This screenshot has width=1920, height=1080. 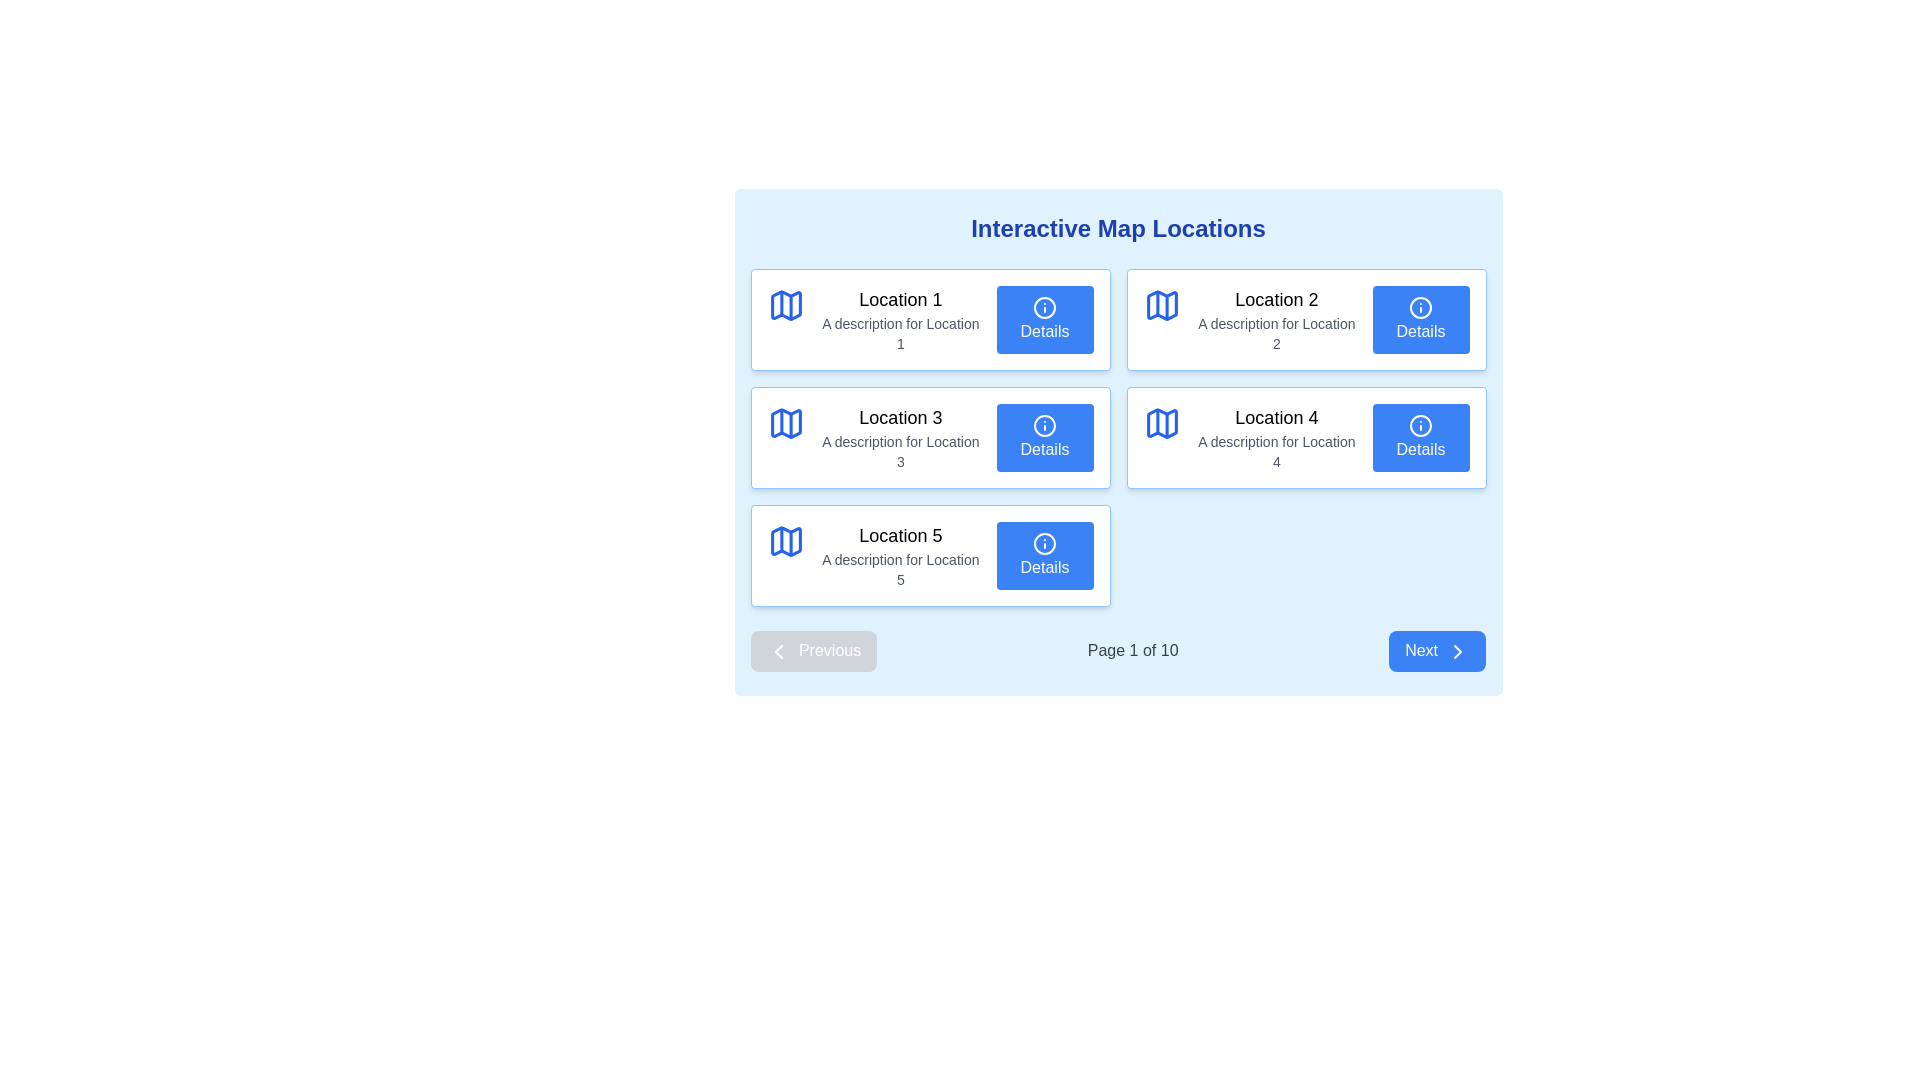 I want to click on the map icon representing 'Location 1', which is the first icon in the first row, located to the left of the text 'Location 1', so click(x=785, y=305).